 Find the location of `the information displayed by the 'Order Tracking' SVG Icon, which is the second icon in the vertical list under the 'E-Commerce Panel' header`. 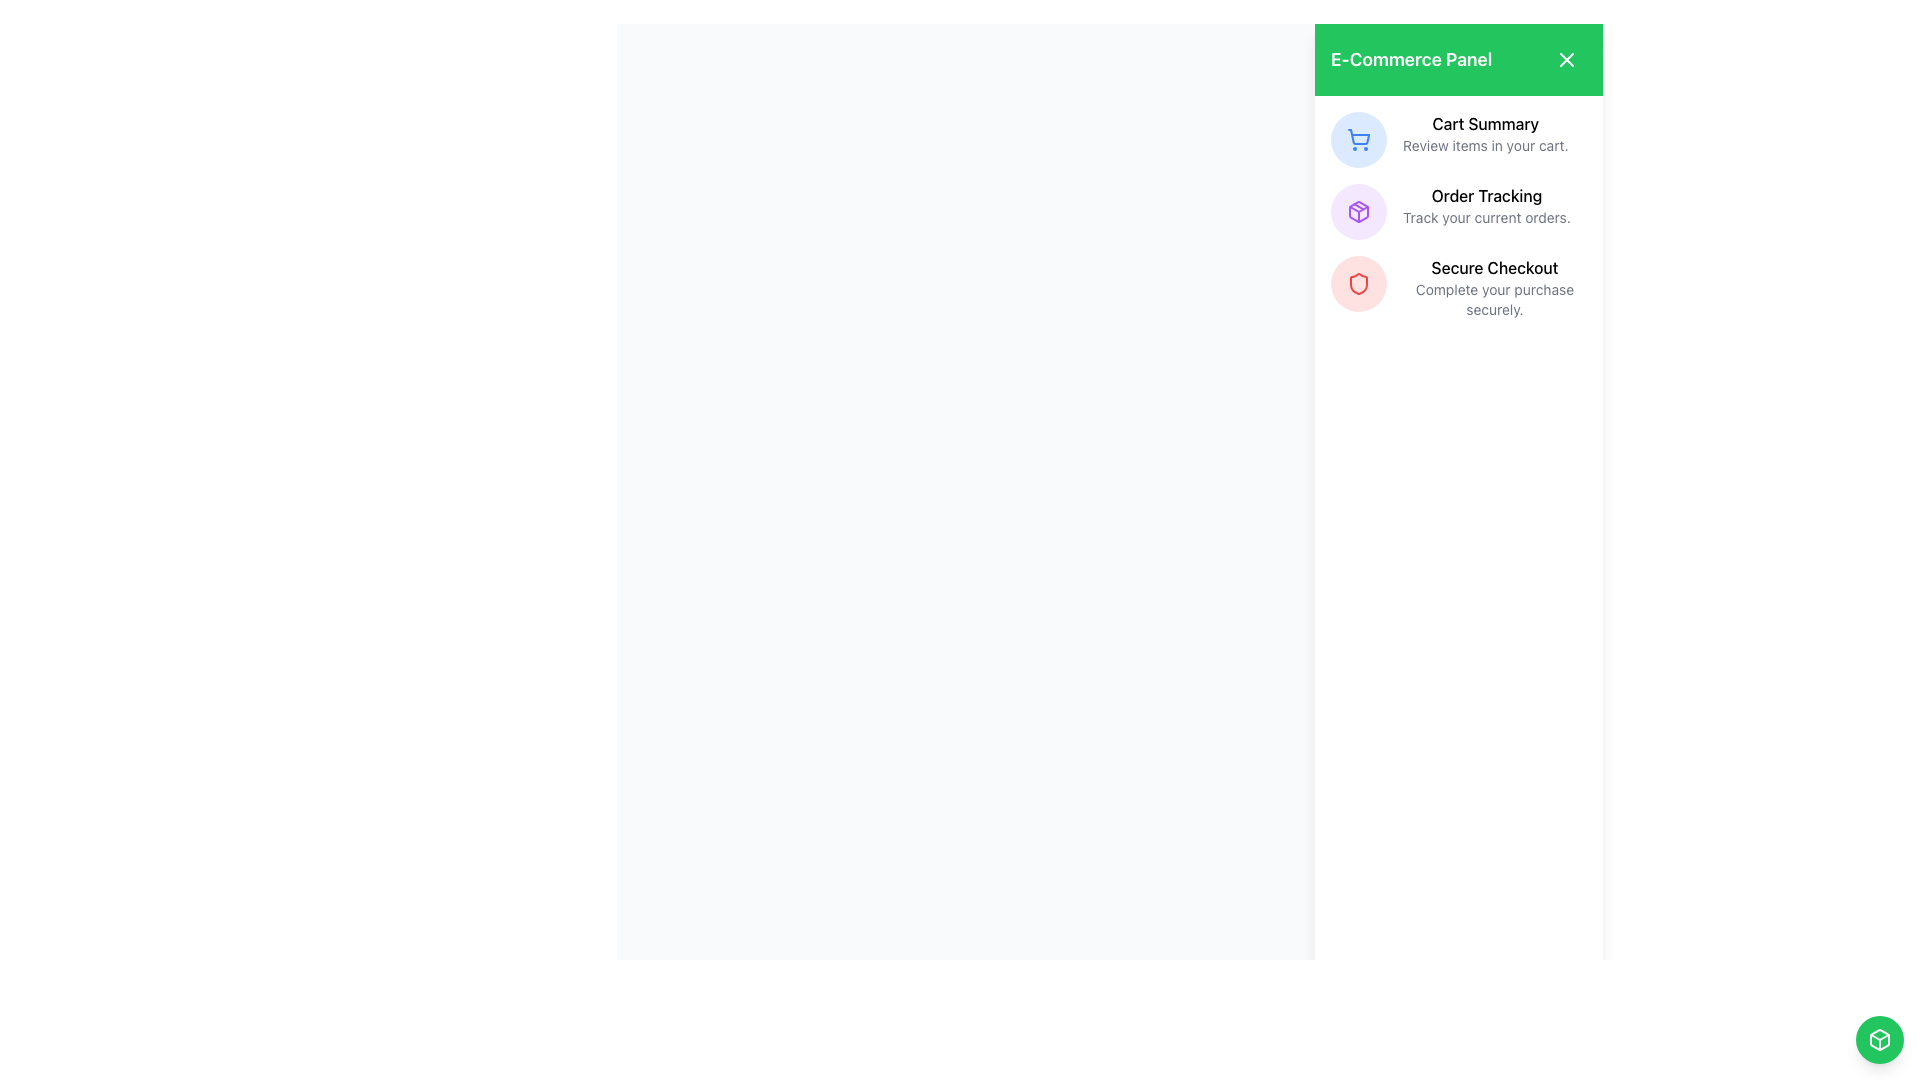

the information displayed by the 'Order Tracking' SVG Icon, which is the second icon in the vertical list under the 'E-Commerce Panel' header is located at coordinates (1358, 212).